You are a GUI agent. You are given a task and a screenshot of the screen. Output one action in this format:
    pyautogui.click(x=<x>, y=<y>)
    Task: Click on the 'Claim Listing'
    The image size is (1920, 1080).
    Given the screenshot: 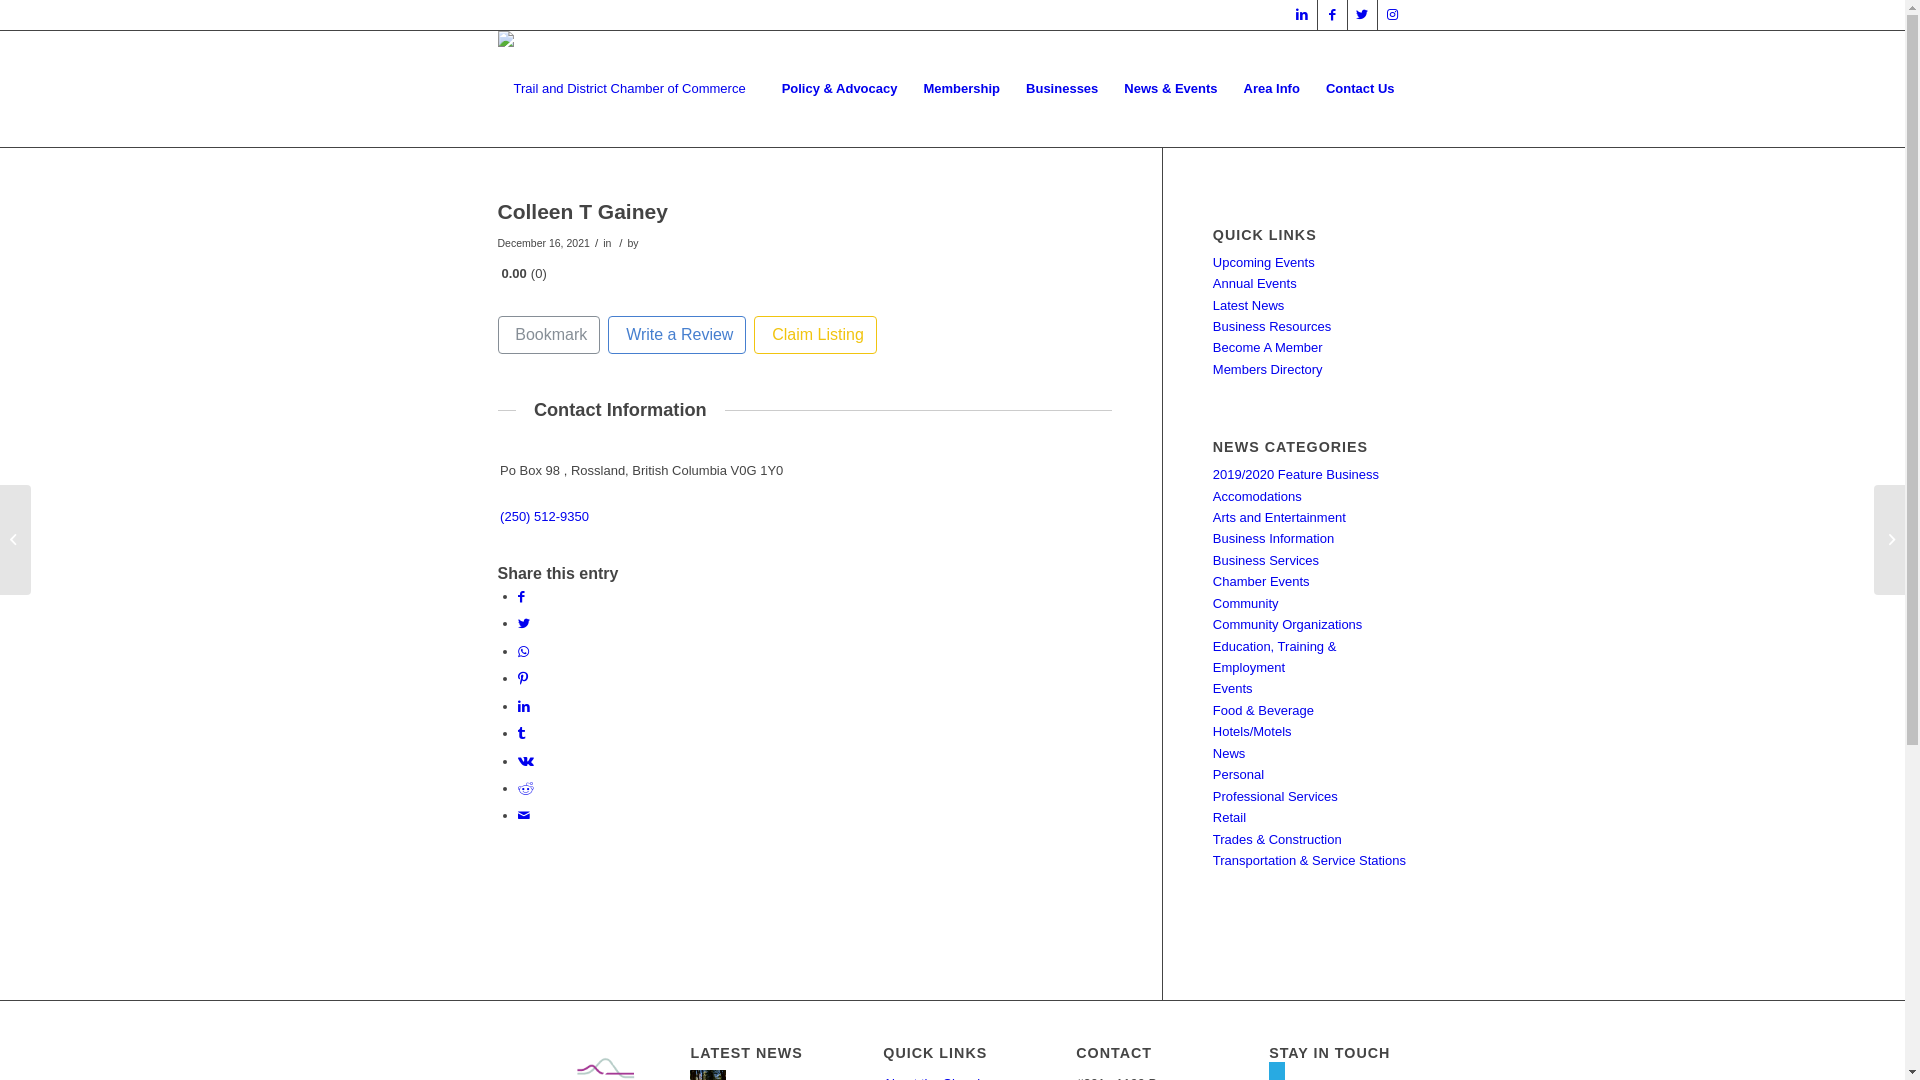 What is the action you would take?
    pyautogui.click(x=815, y=334)
    